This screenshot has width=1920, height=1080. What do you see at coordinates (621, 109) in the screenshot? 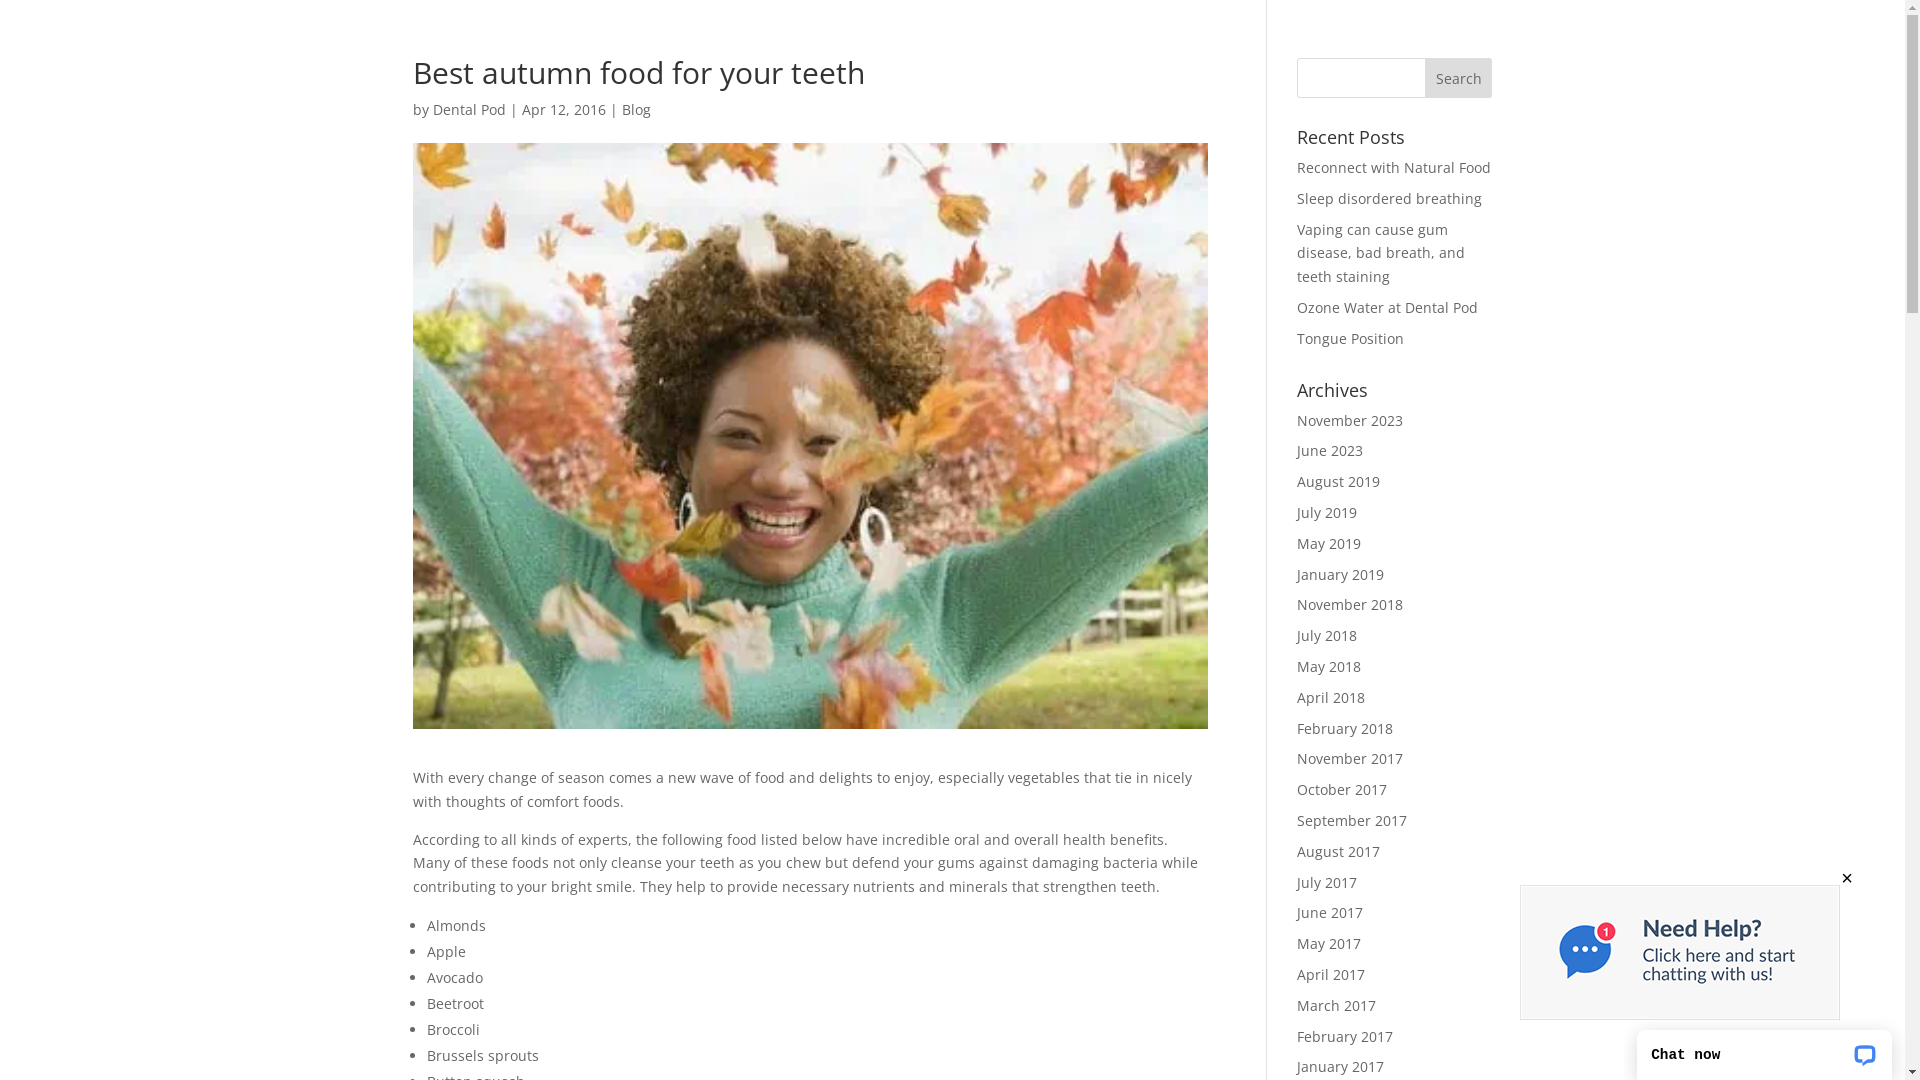
I see `'Blog'` at bounding box center [621, 109].